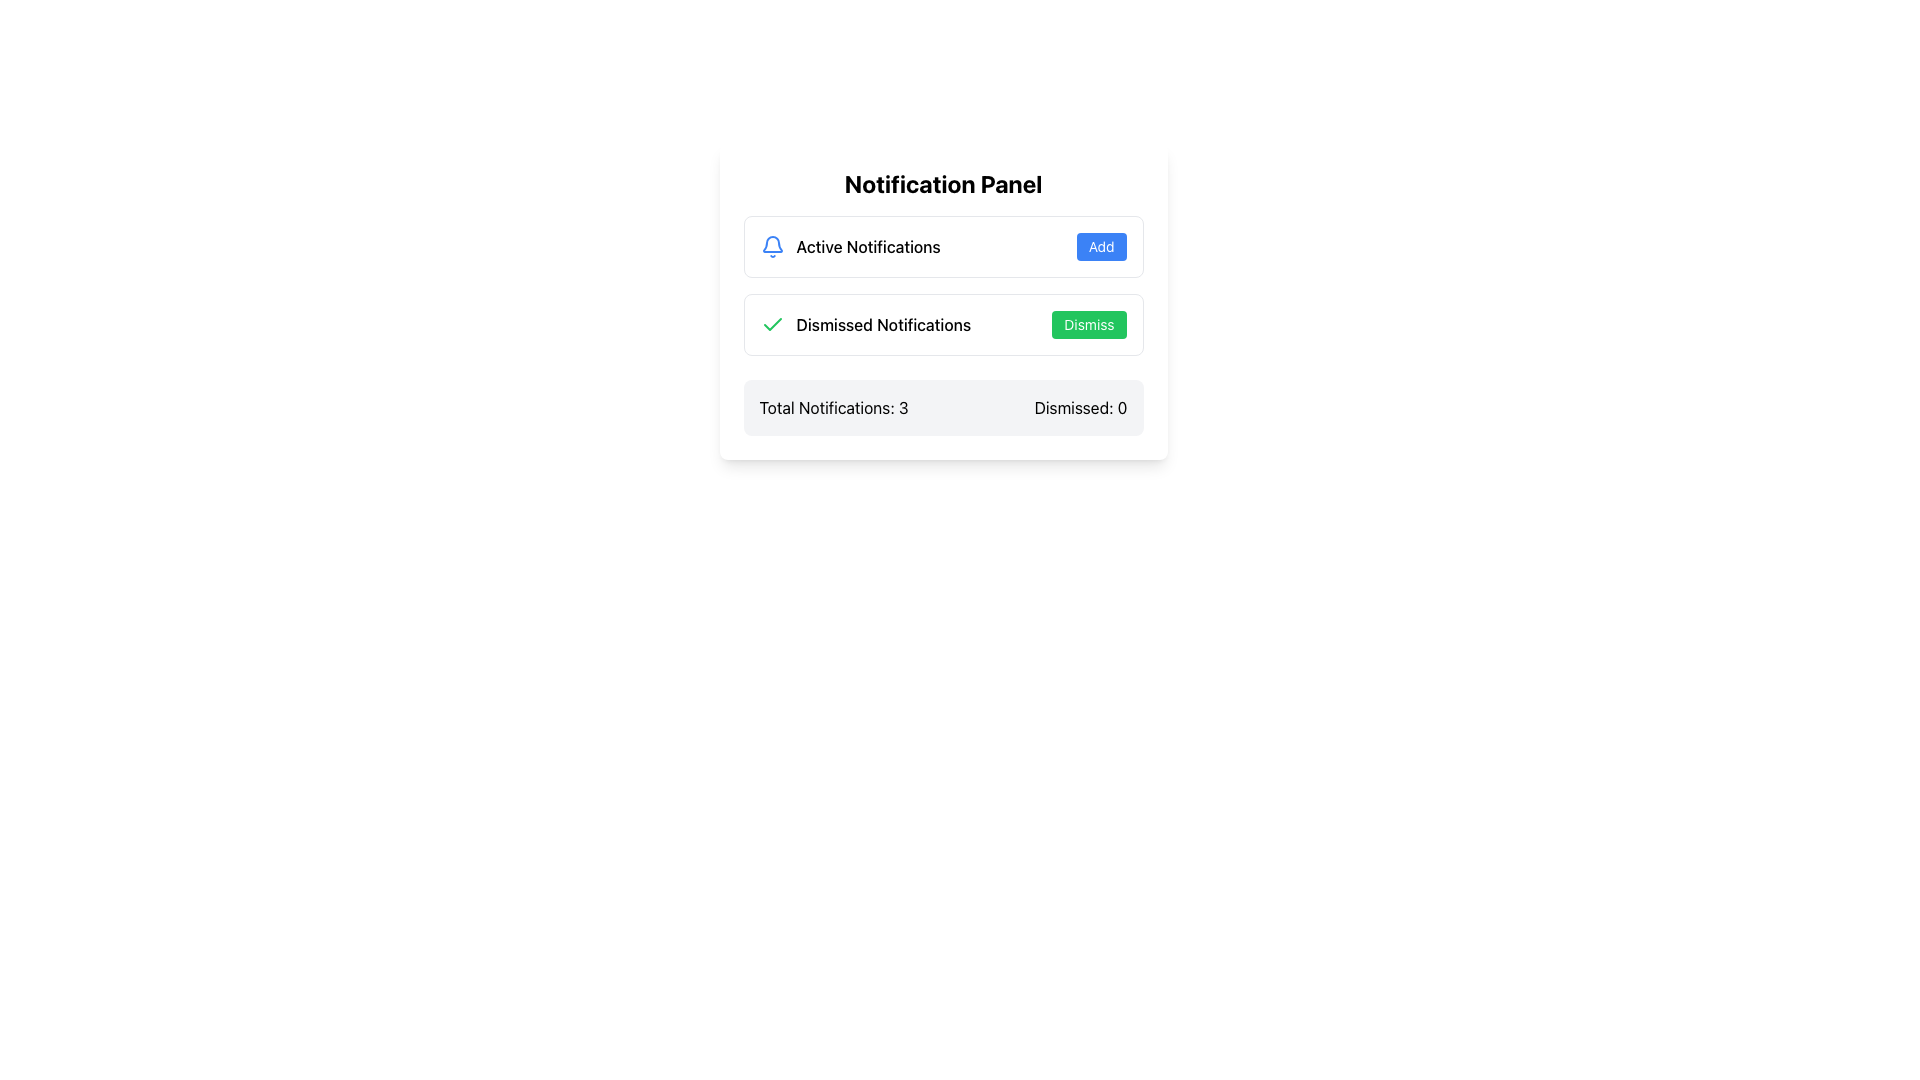 Image resolution: width=1920 pixels, height=1080 pixels. What do you see at coordinates (942, 407) in the screenshot?
I see `the Informational box displaying 'Total Notifications: 3' and 'Dismissed: 0' at the bottom of the Notification Panel` at bounding box center [942, 407].